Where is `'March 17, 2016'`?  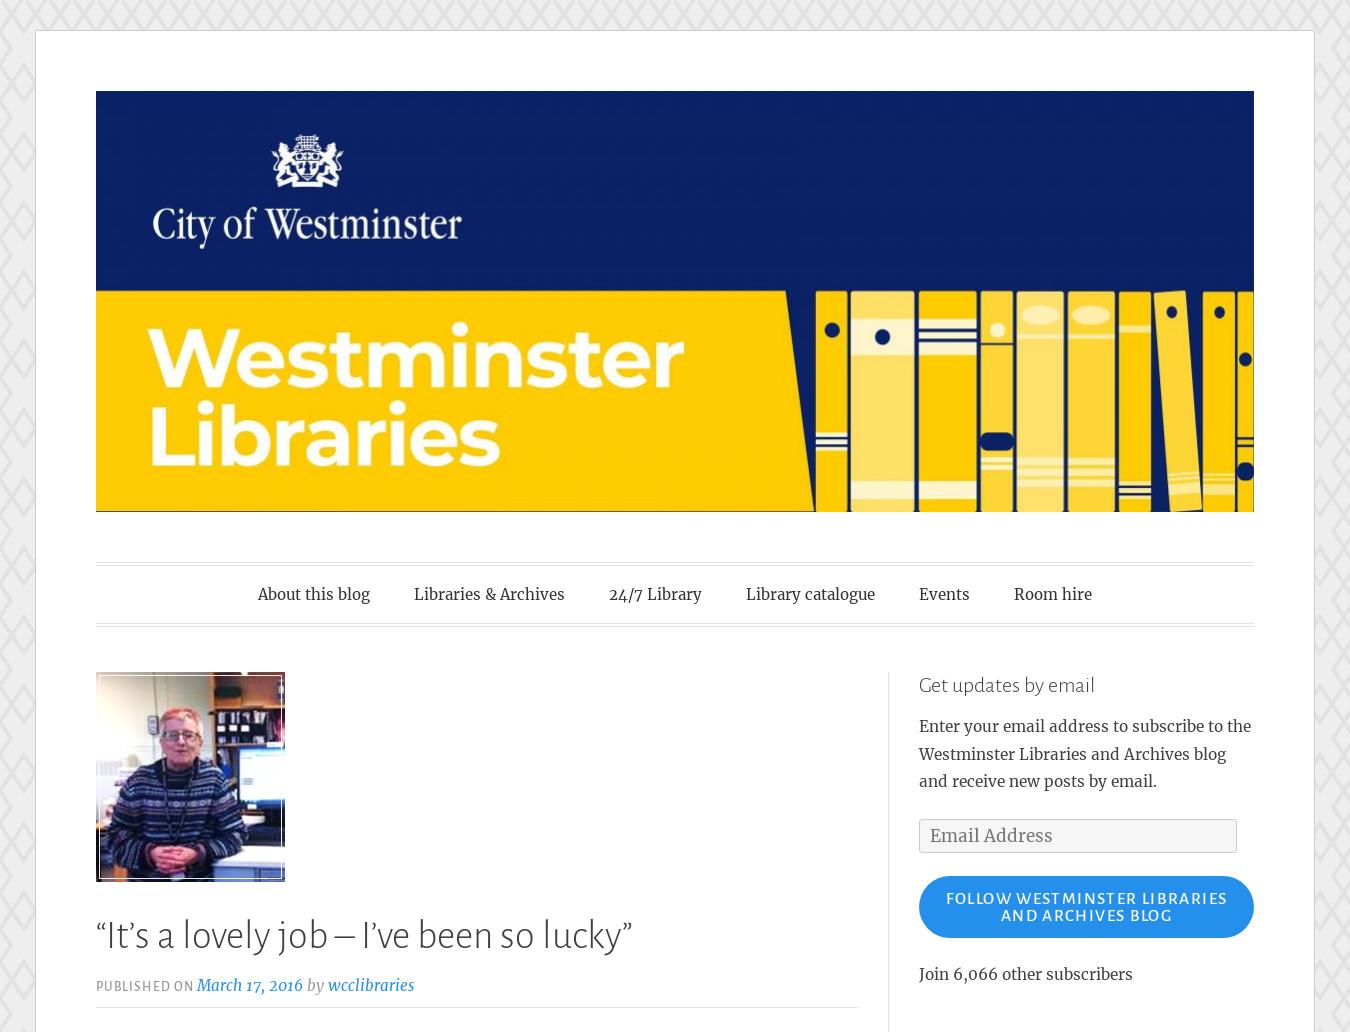
'March 17, 2016' is located at coordinates (249, 983).